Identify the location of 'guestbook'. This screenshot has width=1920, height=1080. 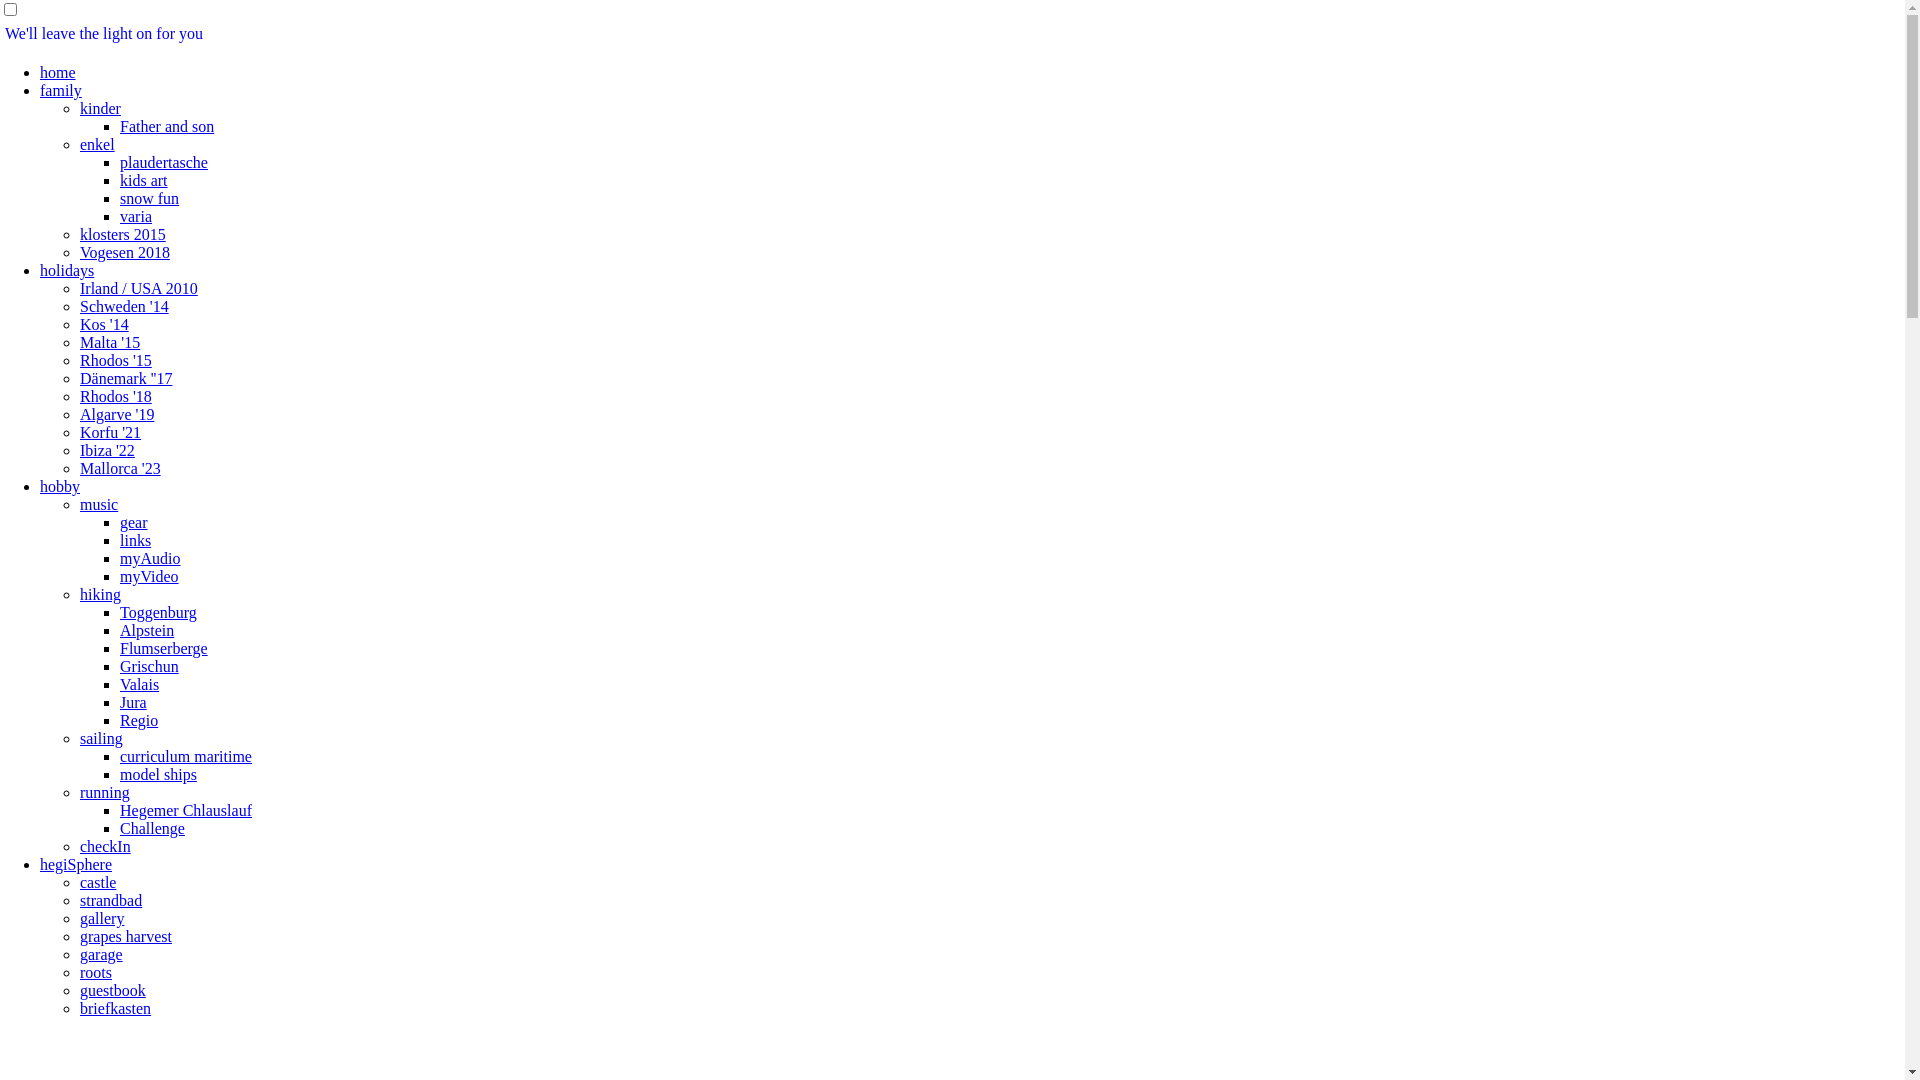
(112, 990).